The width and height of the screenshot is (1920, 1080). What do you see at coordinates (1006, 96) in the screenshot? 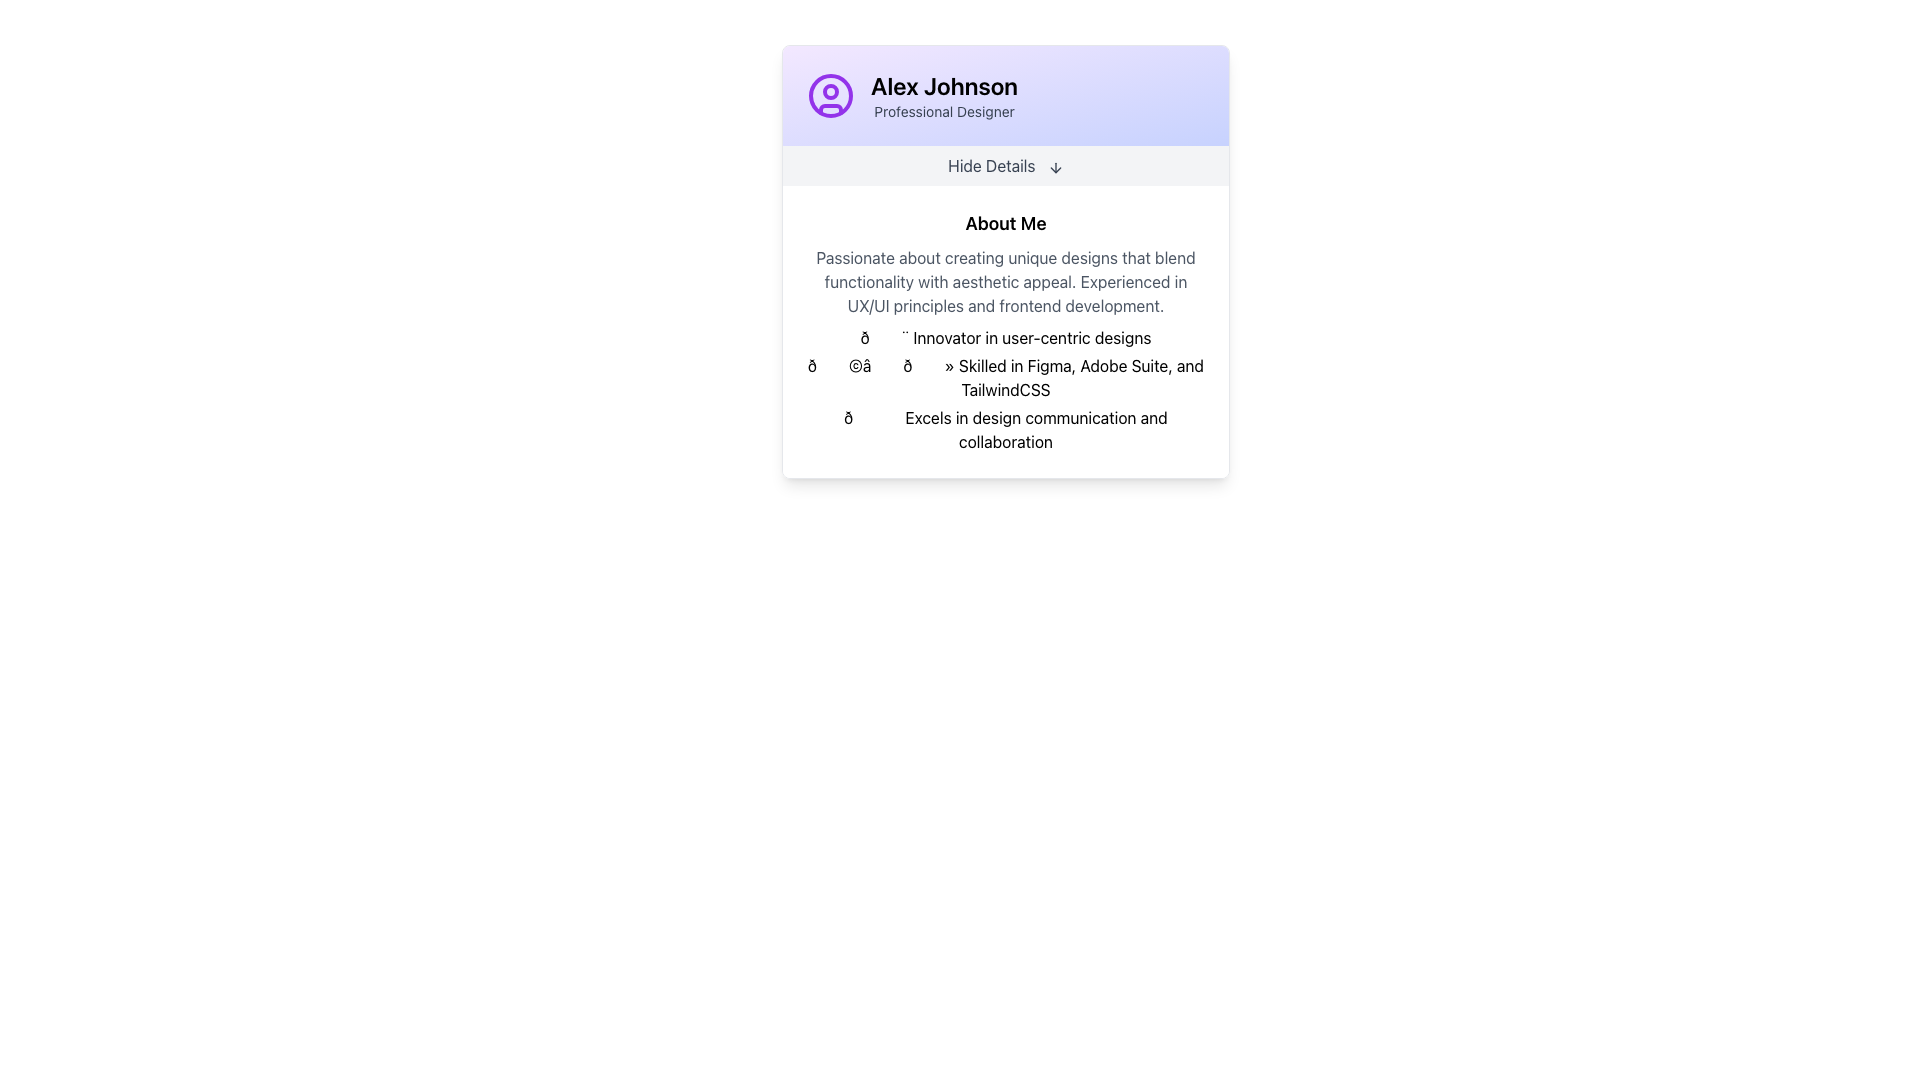
I see `the Profile header element that displays the user's name and designation, located at the top left section of the card layout` at bounding box center [1006, 96].